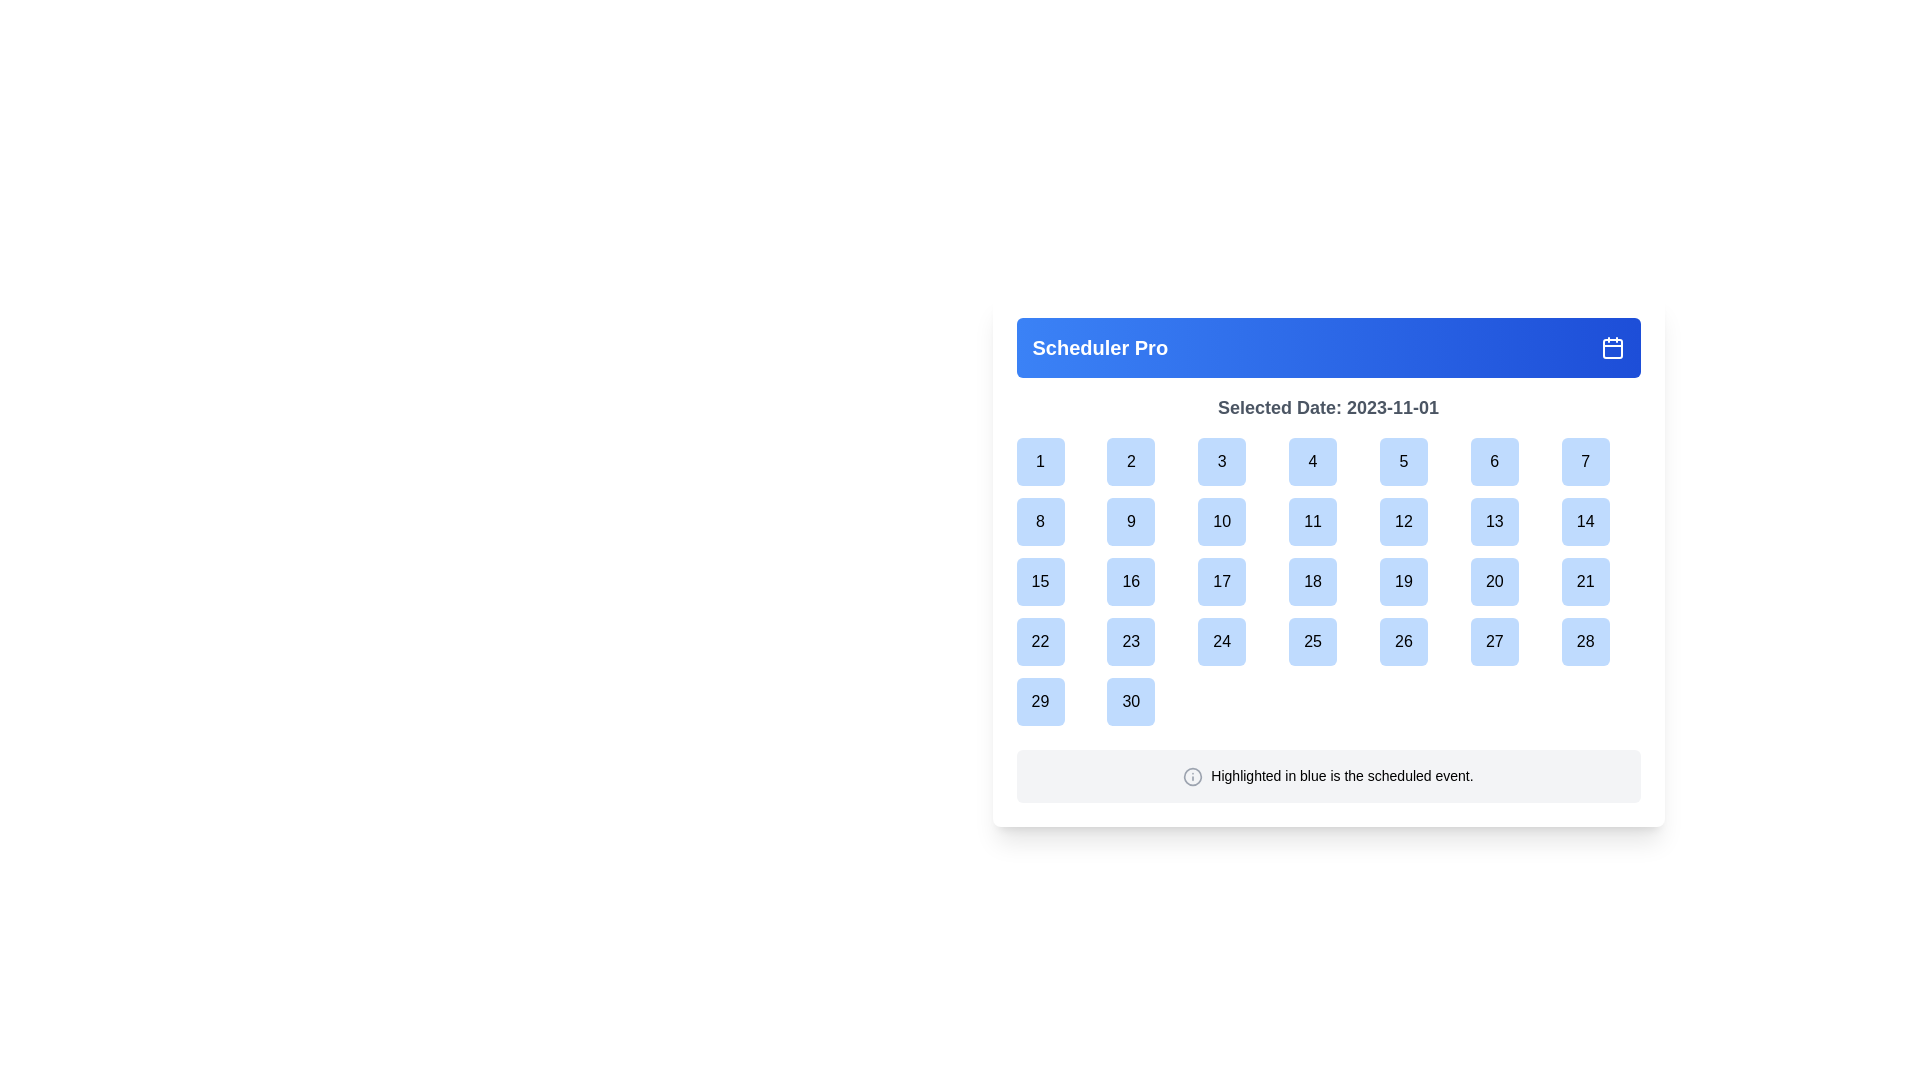 The image size is (1920, 1080). What do you see at coordinates (1612, 346) in the screenshot?
I see `the calendar icon located at the top-right corner of the 'Scheduler Pro' header bar` at bounding box center [1612, 346].